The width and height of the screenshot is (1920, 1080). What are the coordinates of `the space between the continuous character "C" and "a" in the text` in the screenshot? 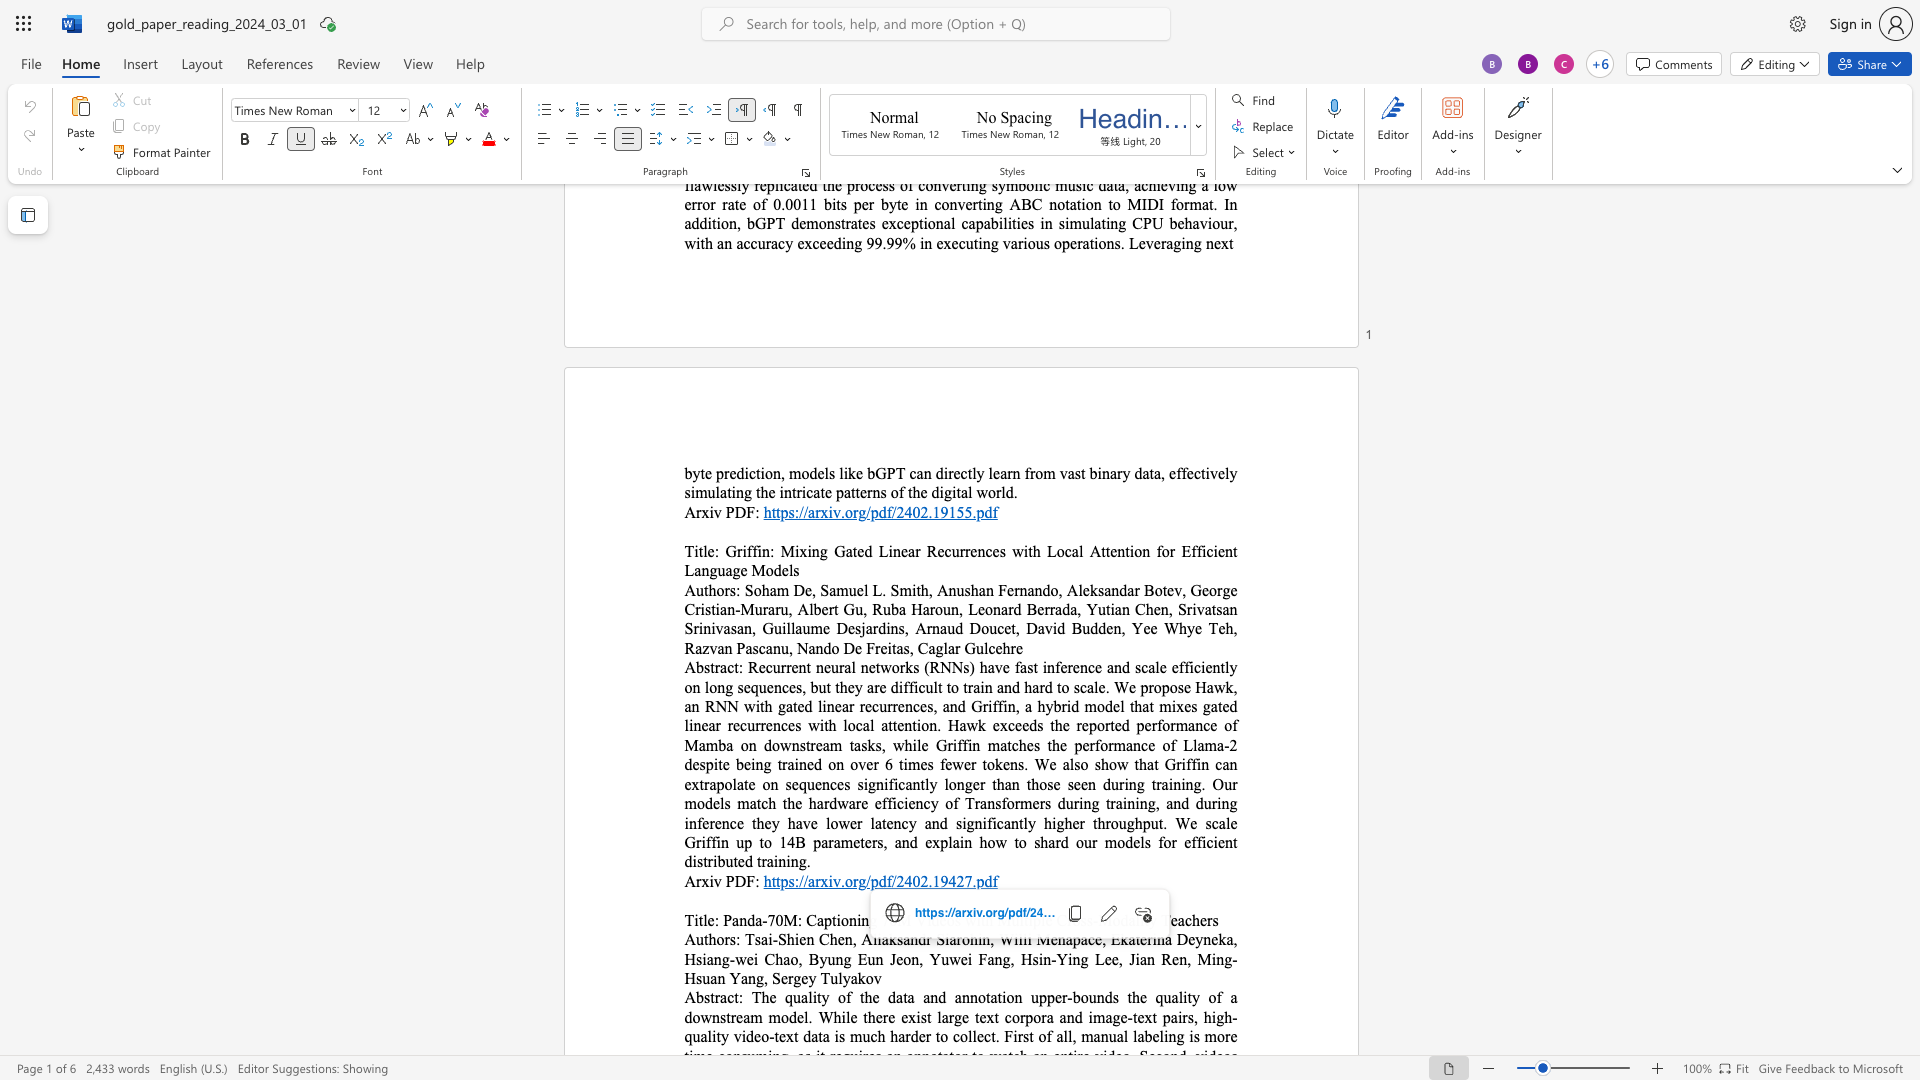 It's located at (816, 920).